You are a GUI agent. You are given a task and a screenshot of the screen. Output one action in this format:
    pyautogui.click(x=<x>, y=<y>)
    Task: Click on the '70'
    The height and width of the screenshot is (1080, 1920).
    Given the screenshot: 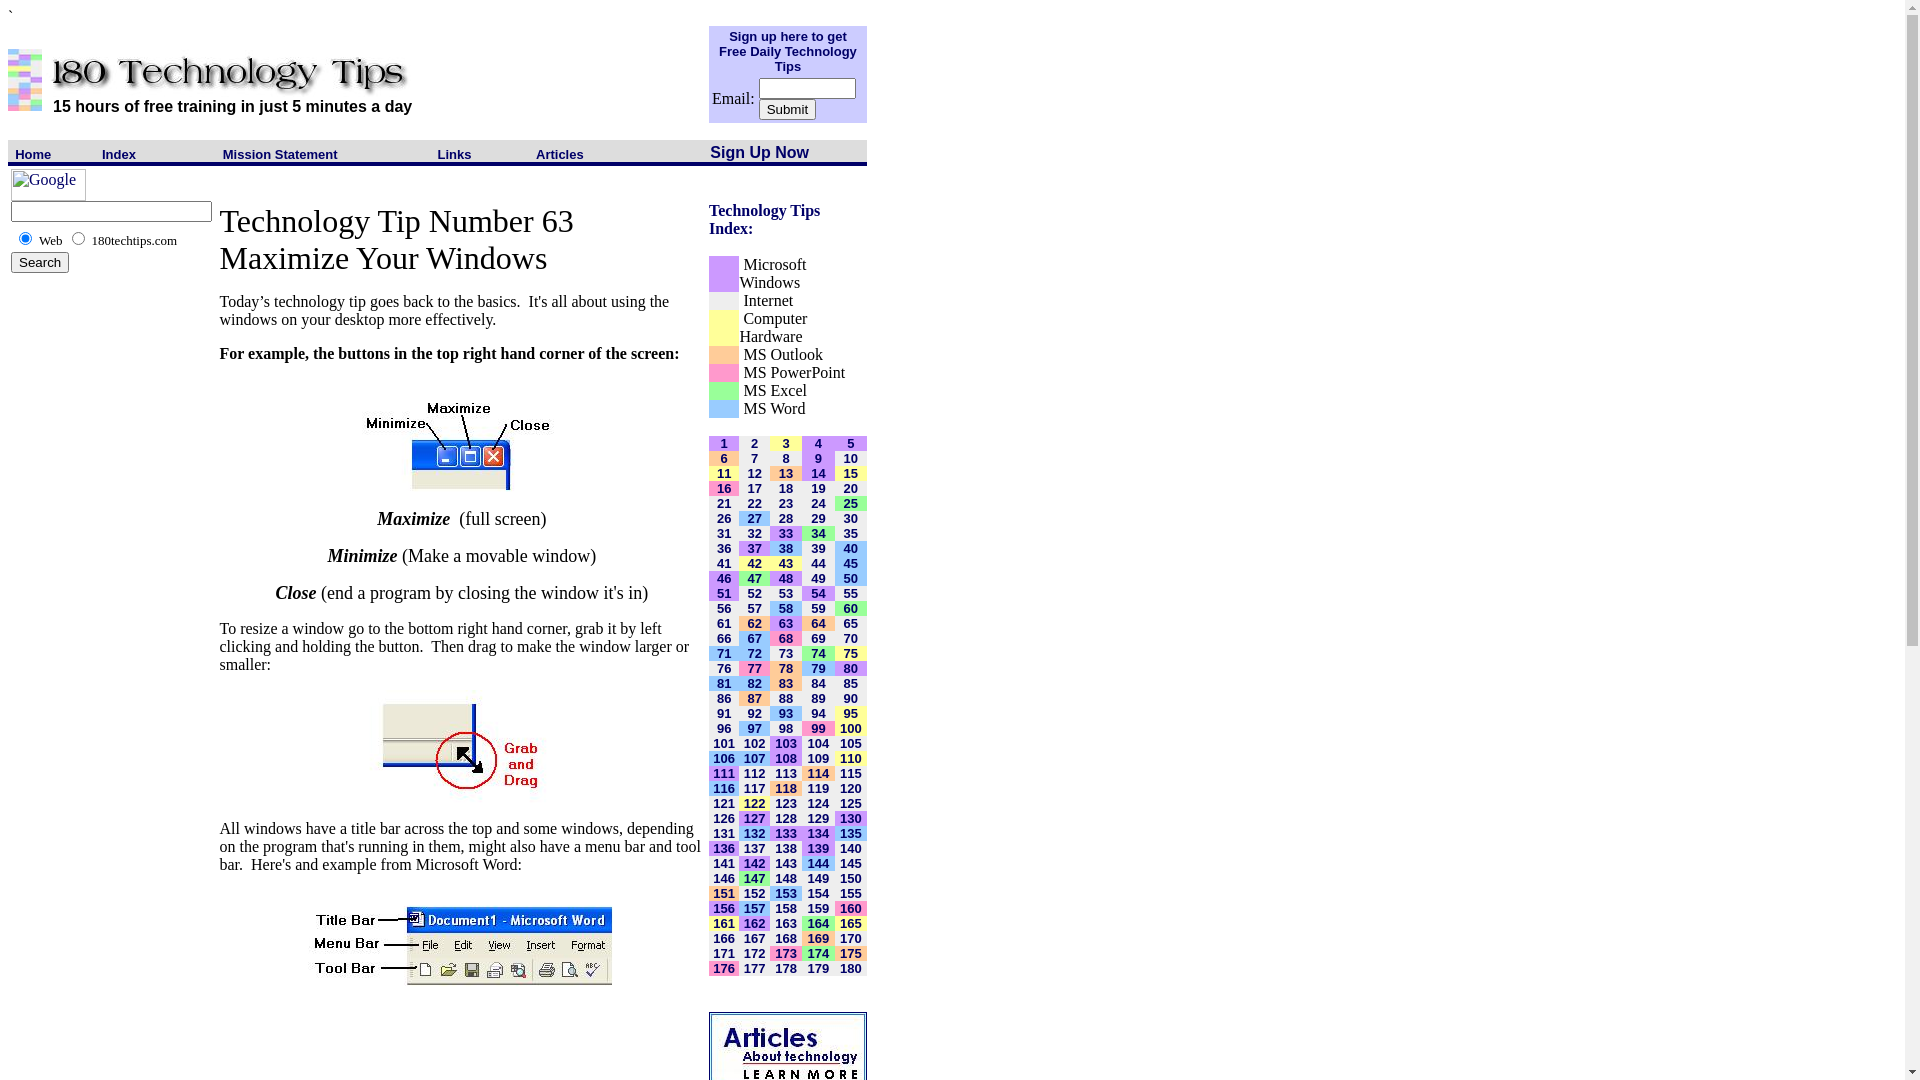 What is the action you would take?
    pyautogui.click(x=850, y=638)
    